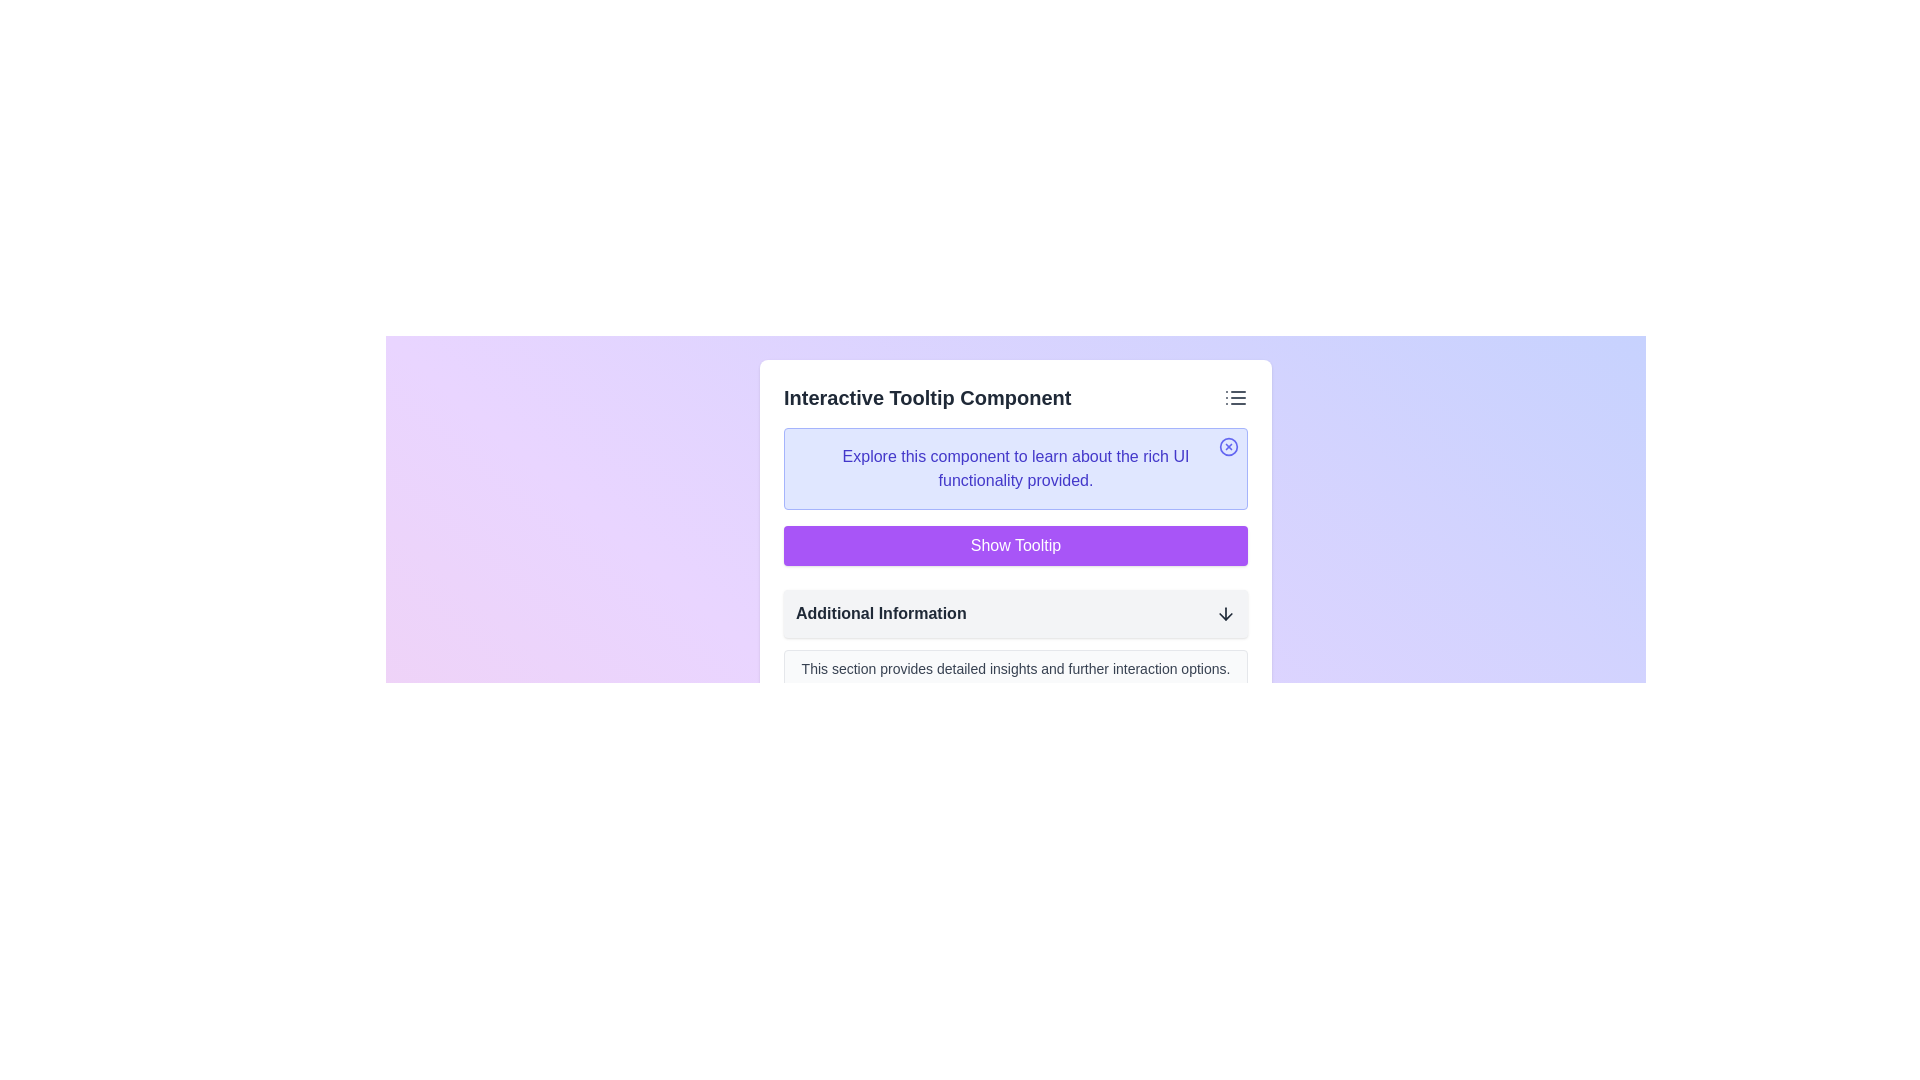 The height and width of the screenshot is (1080, 1920). I want to click on the circular indigo button with a cross (×) symbol inside, located in the top-right corner of the panel, to observe any potential hover effects, so click(1227, 446).